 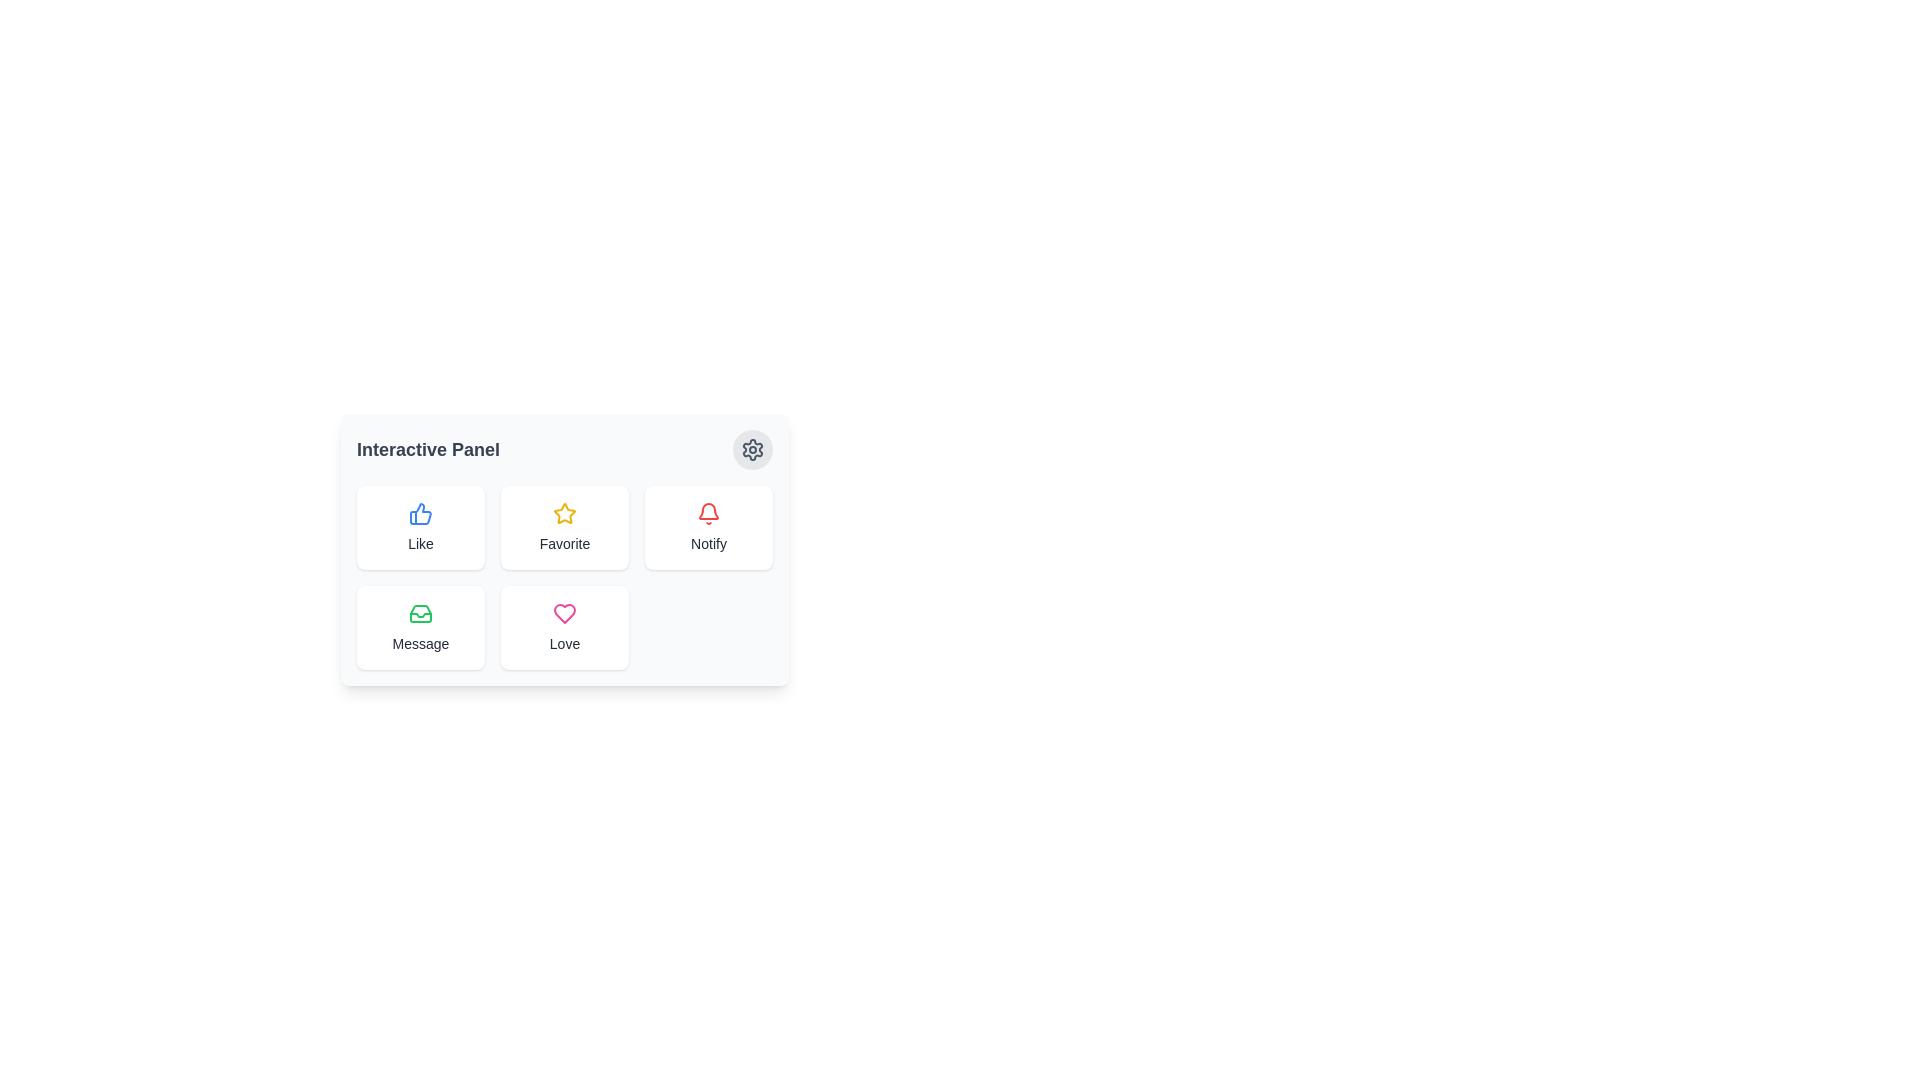 I want to click on the text label displaying 'Love' in a small gray font located below the pink heart icon in the lower-right widget of the grid layout, so click(x=564, y=644).